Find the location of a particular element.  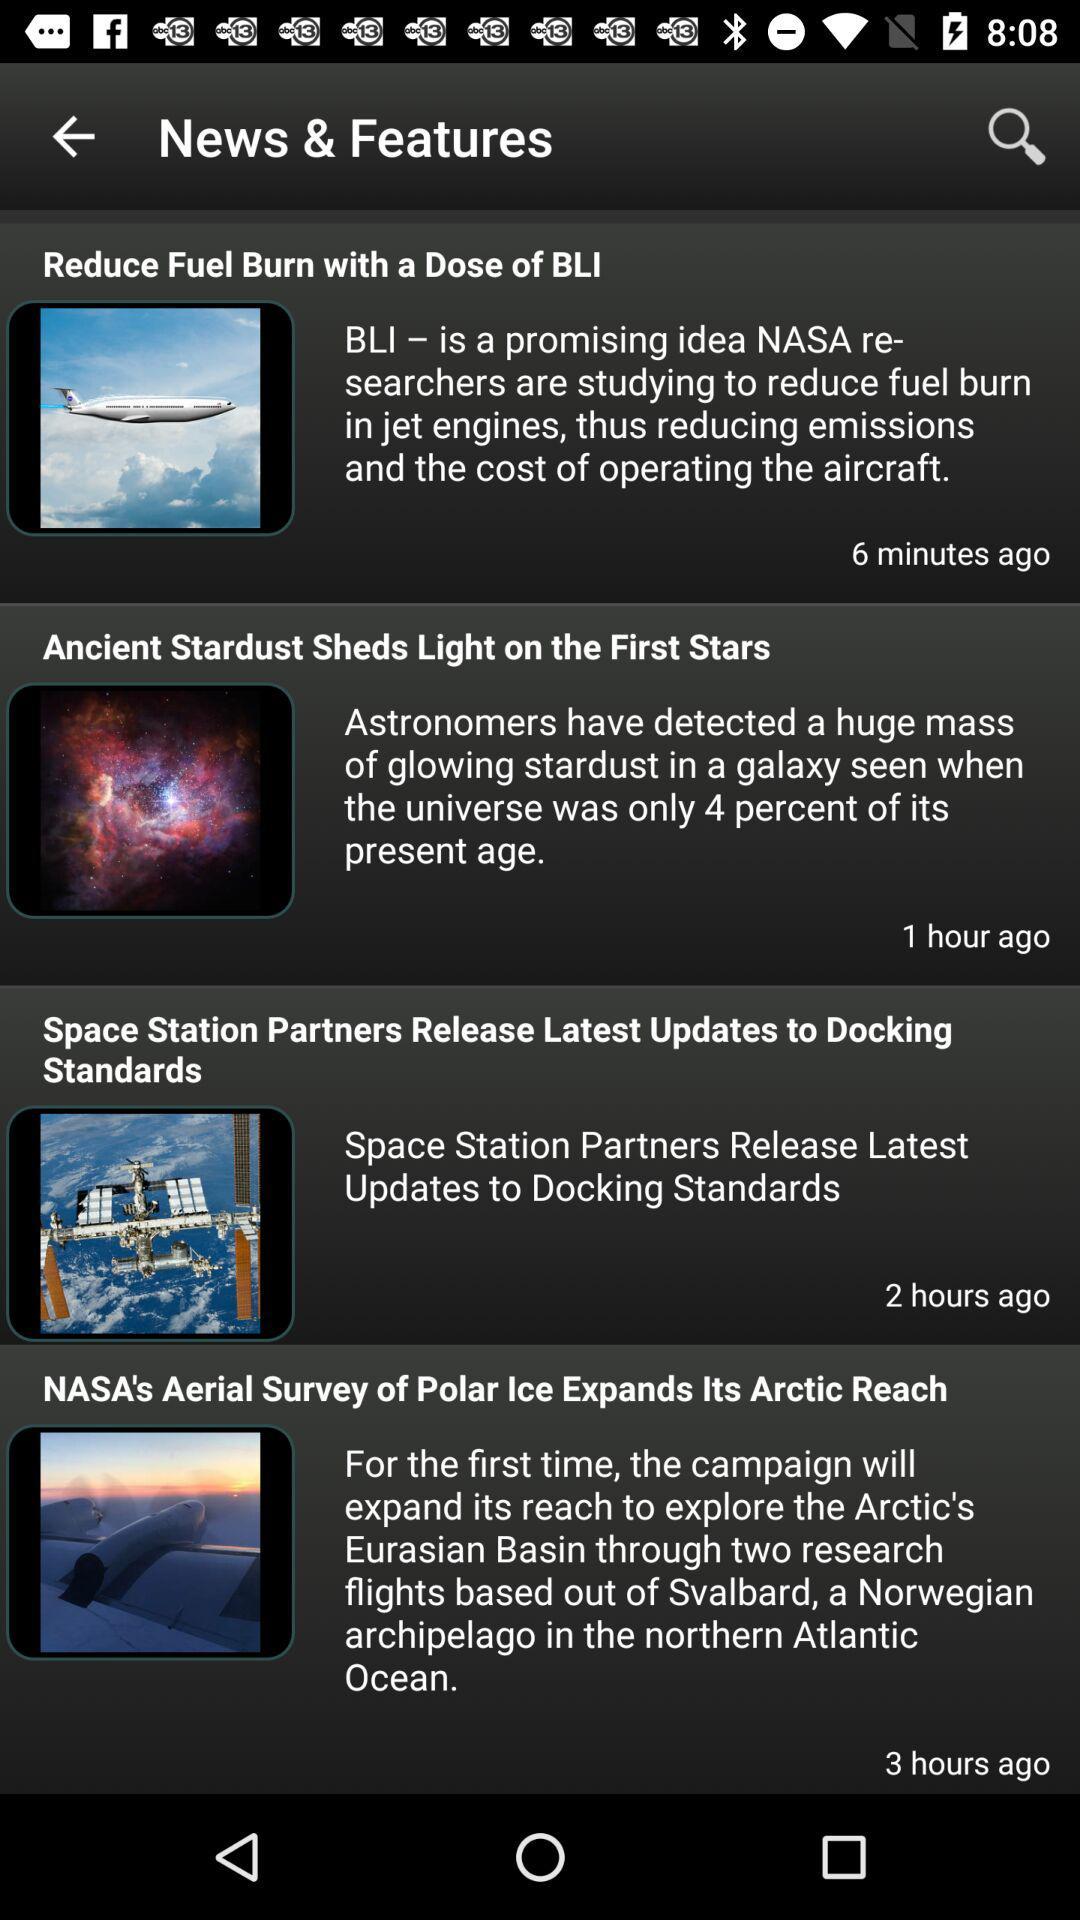

astronomers have detected icon is located at coordinates (689, 783).